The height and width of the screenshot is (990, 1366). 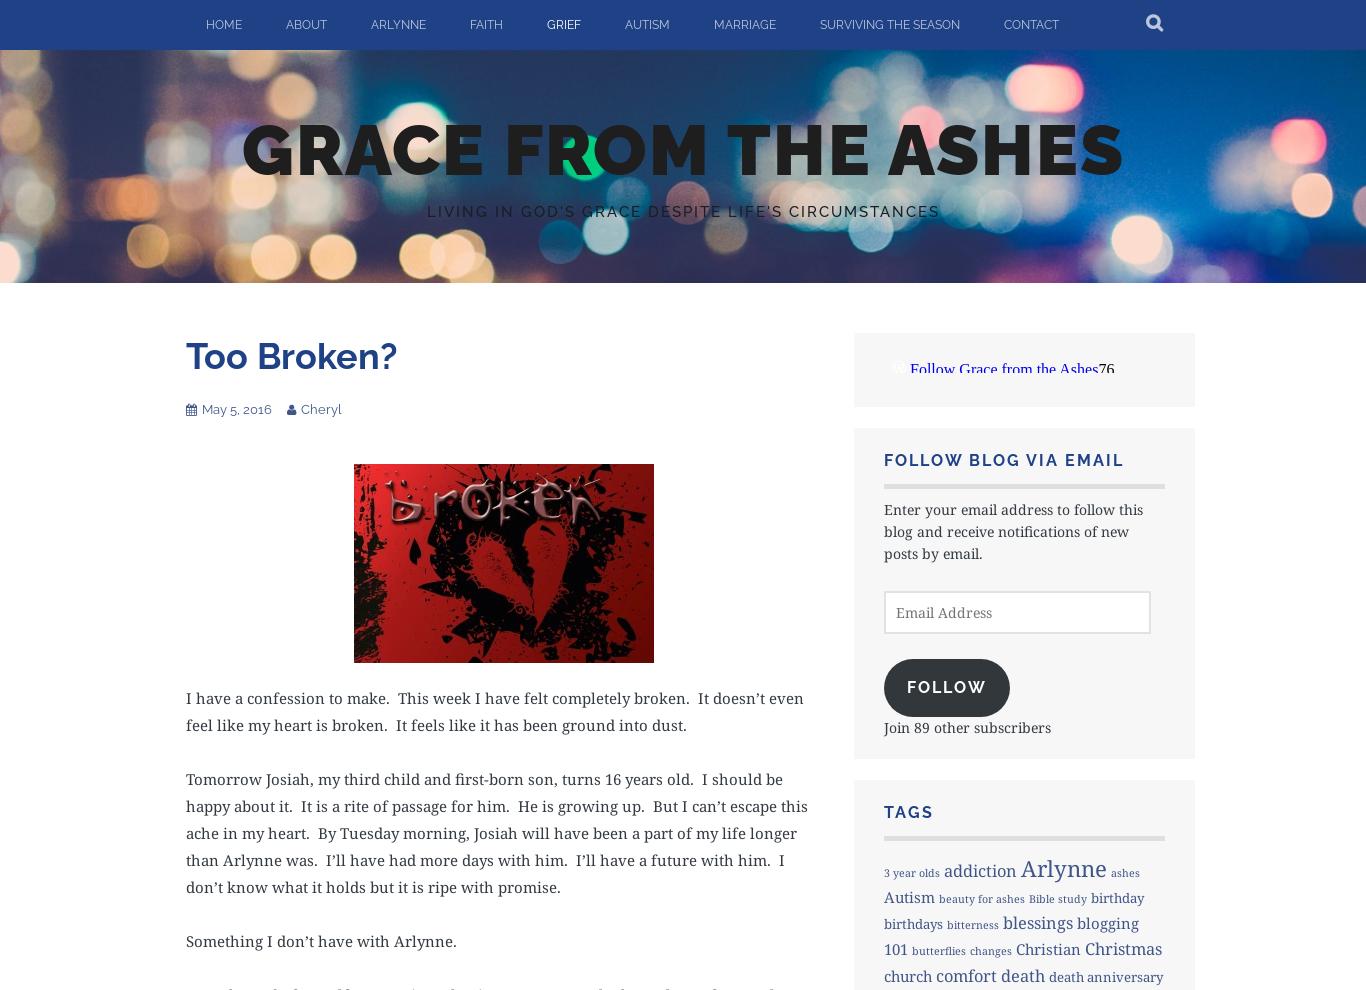 What do you see at coordinates (681, 209) in the screenshot?
I see `'Living in God's Grace Despite Life's Circumstances'` at bounding box center [681, 209].